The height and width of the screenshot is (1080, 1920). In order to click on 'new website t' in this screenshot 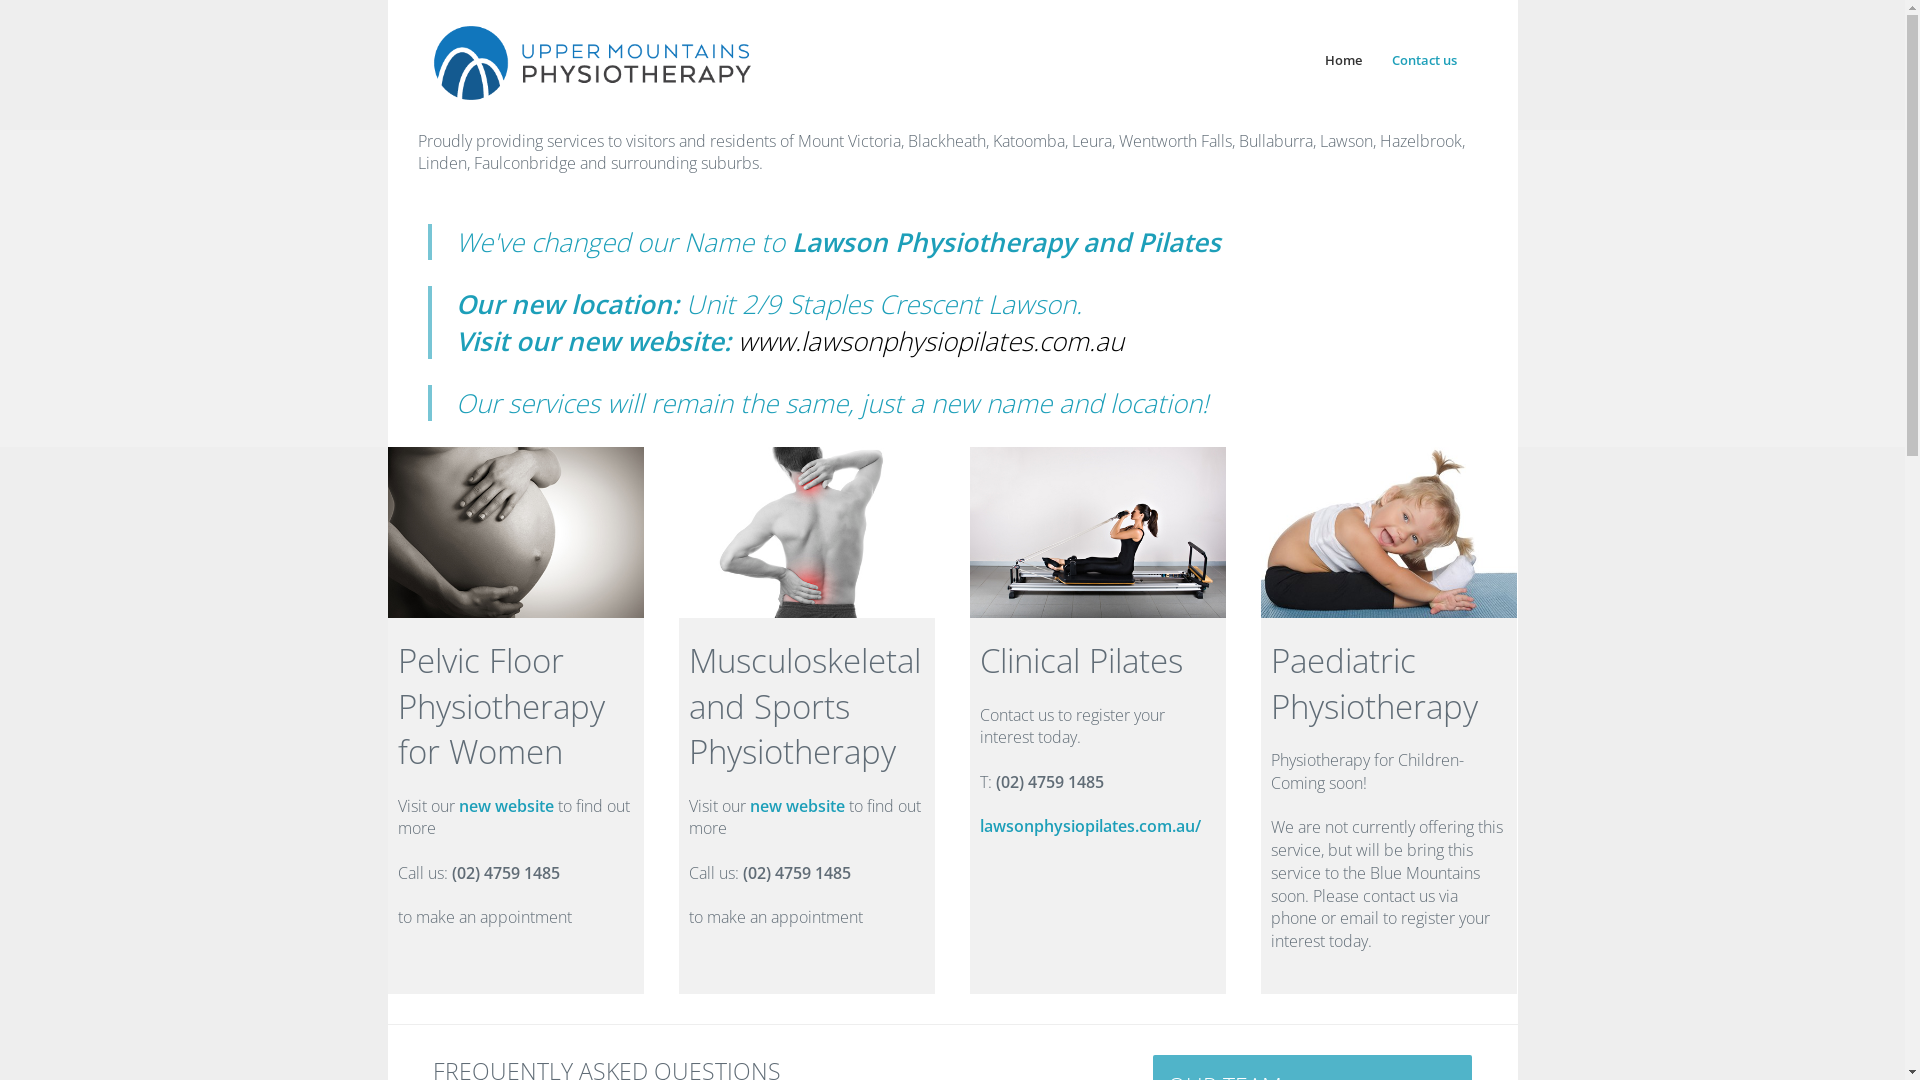, I will do `click(510, 805)`.